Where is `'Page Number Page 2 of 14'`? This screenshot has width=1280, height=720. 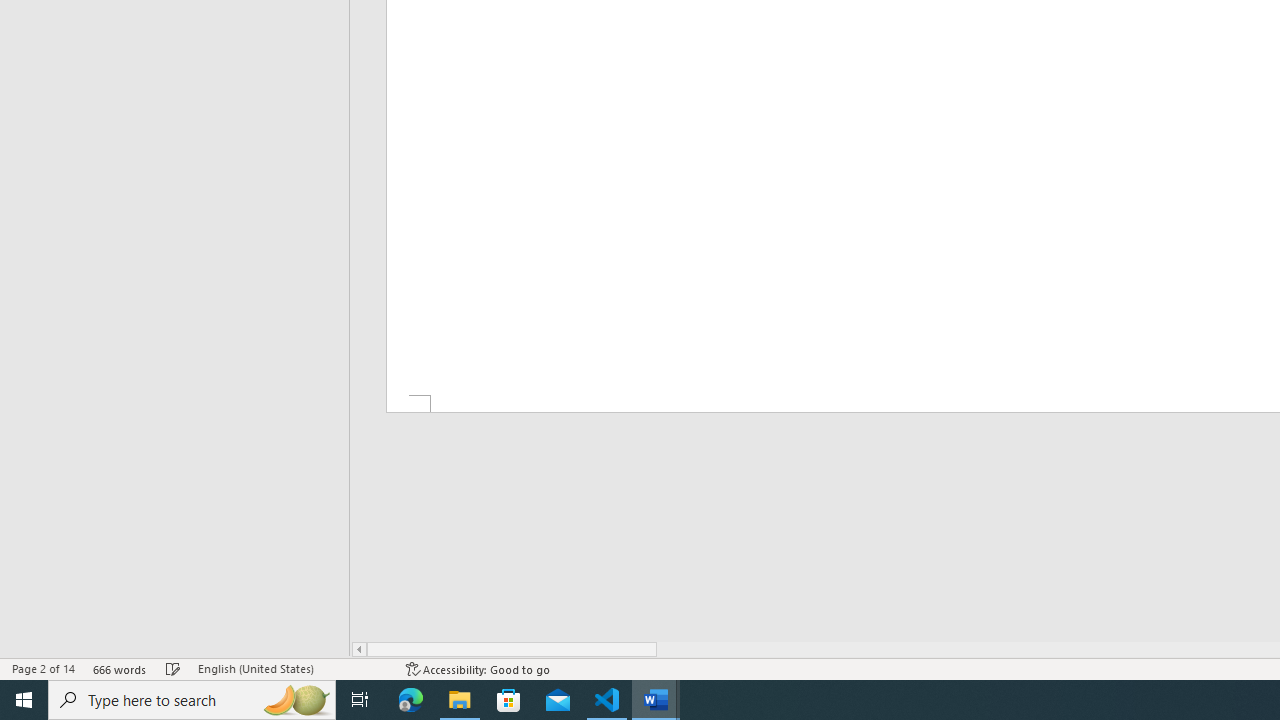 'Page Number Page 2 of 14' is located at coordinates (43, 669).